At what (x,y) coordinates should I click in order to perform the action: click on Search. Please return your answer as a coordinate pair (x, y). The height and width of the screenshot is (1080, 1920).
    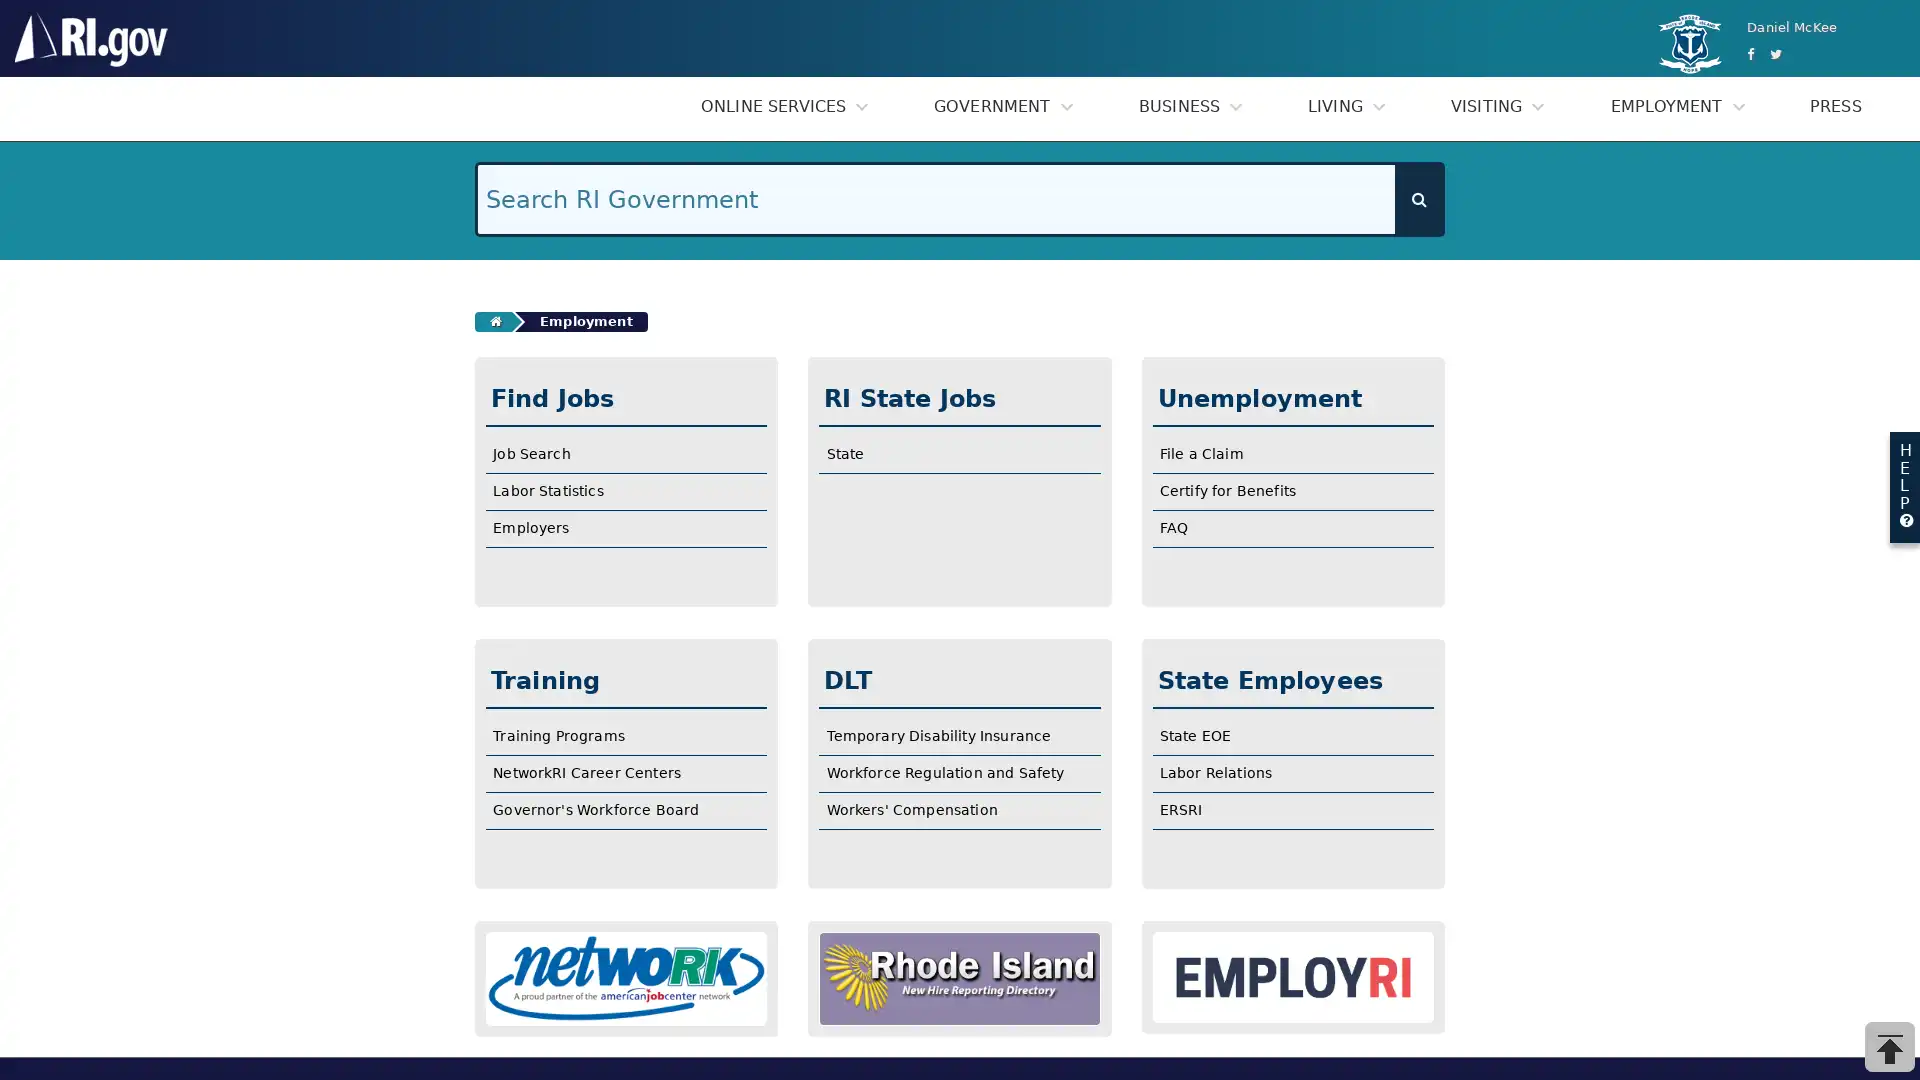
    Looking at the image, I should click on (1418, 199).